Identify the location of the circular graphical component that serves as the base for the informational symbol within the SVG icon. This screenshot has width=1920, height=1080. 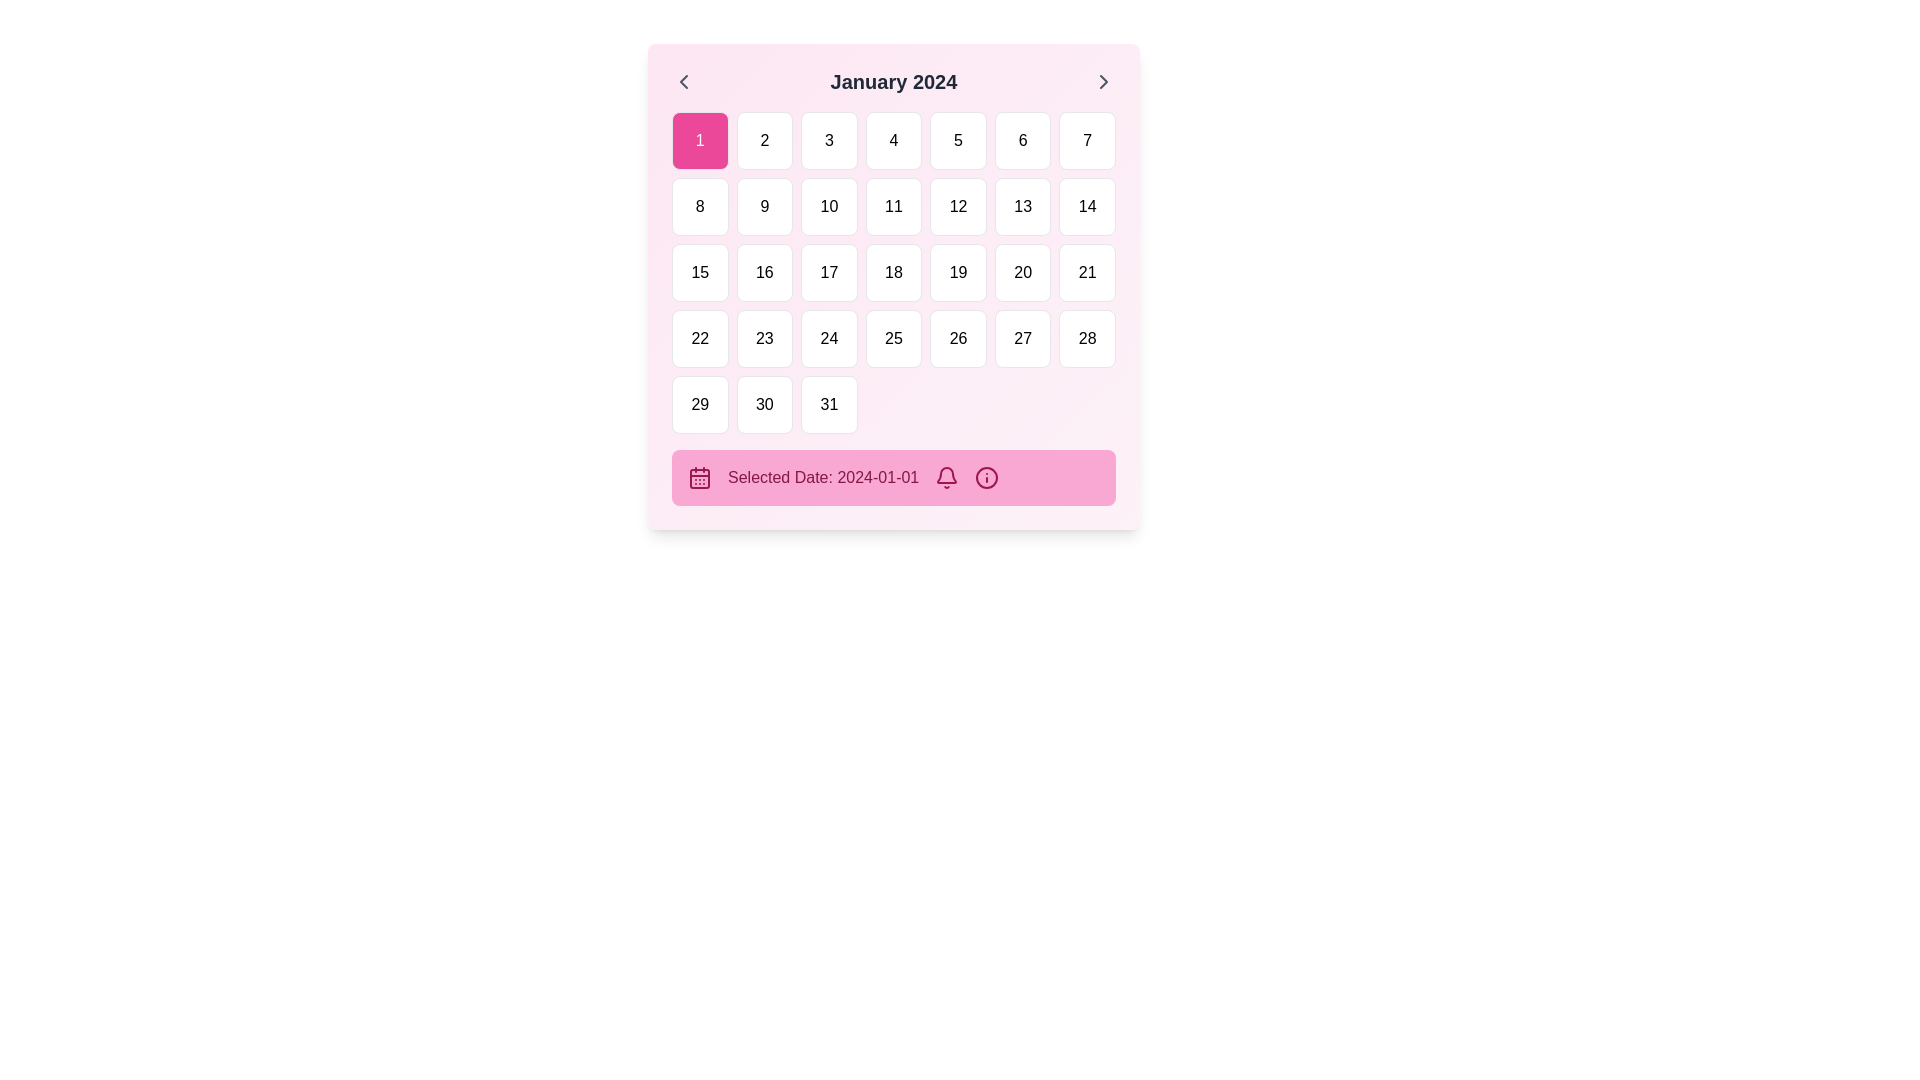
(987, 478).